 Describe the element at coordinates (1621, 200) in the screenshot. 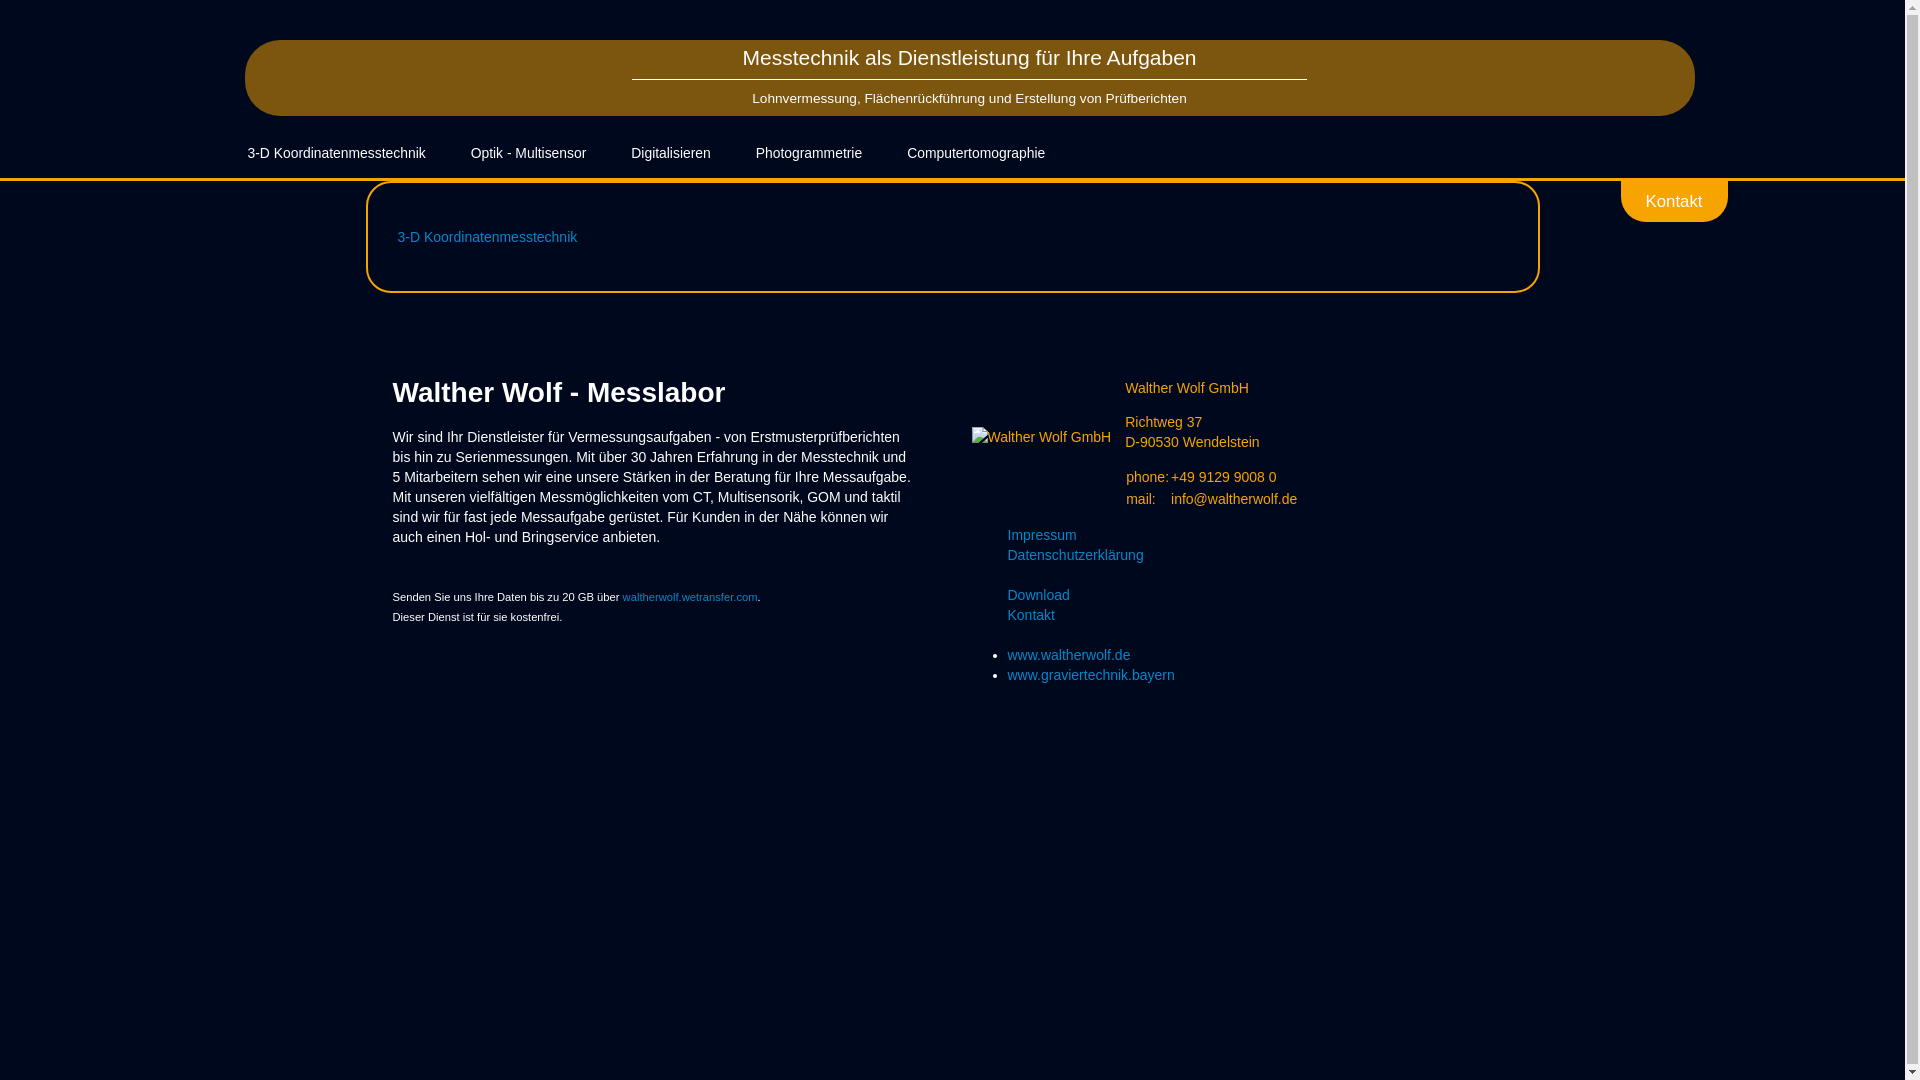

I see `'Kontakt'` at that location.